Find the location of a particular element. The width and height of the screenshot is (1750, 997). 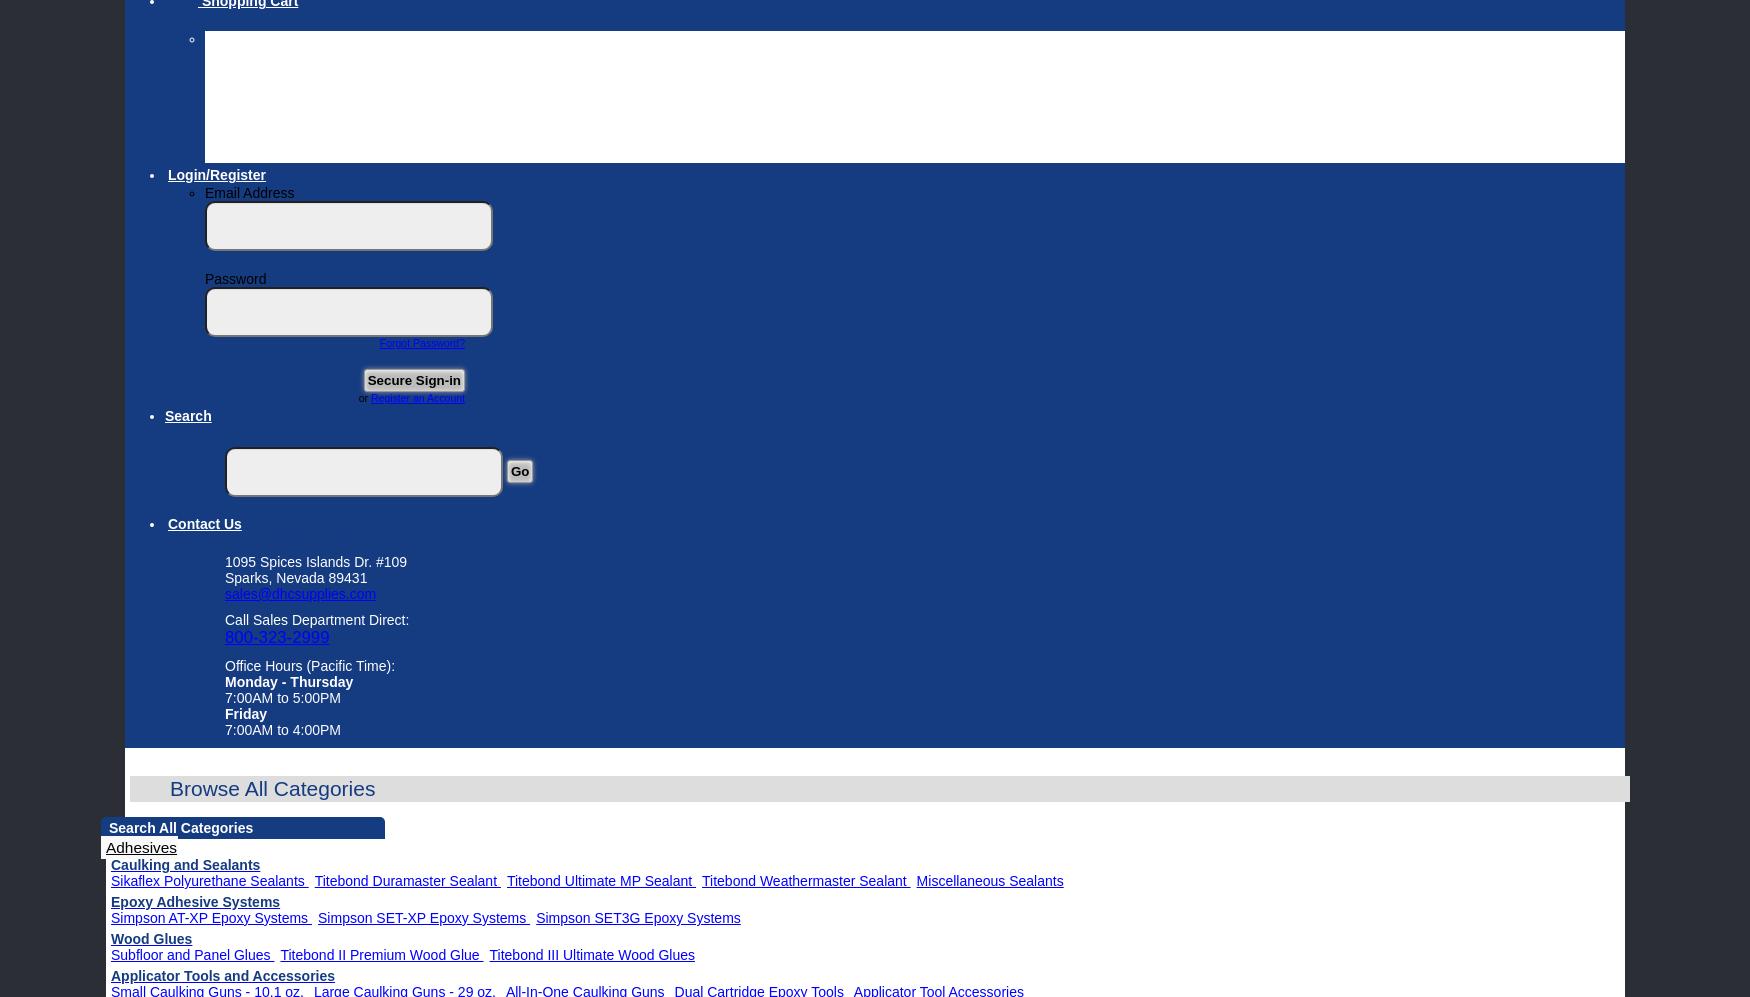

'Monday - Thursday' is located at coordinates (287, 681).